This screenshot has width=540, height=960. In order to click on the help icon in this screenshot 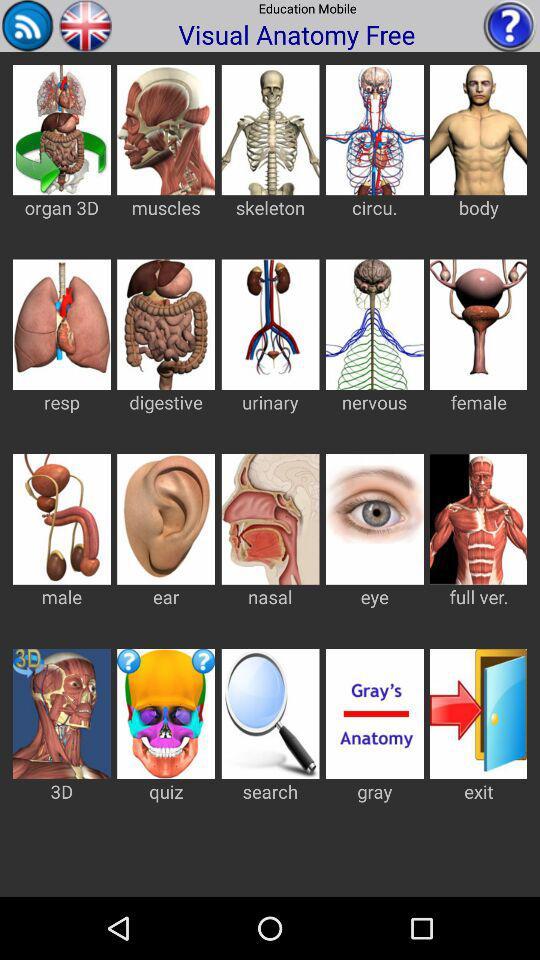, I will do `click(509, 26)`.